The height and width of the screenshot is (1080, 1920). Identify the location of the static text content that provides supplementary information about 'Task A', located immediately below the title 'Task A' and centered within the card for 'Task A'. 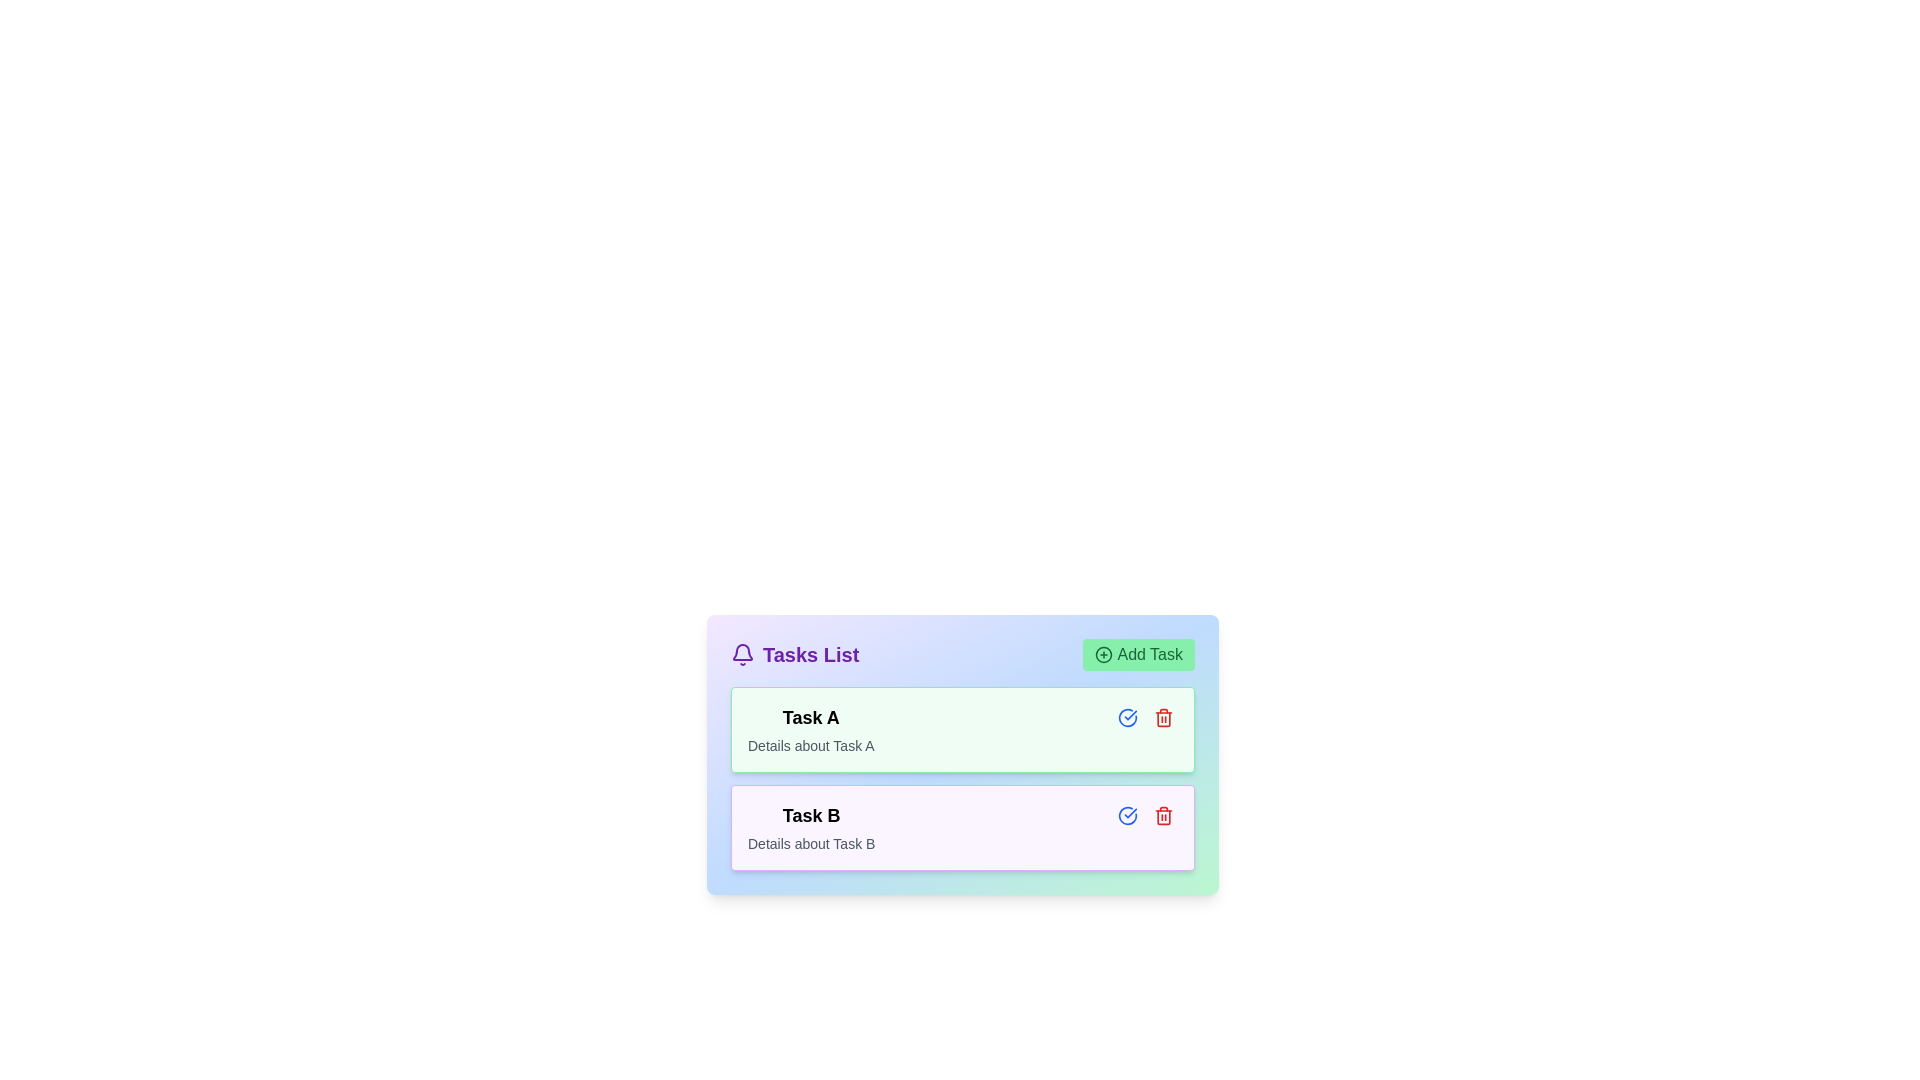
(811, 745).